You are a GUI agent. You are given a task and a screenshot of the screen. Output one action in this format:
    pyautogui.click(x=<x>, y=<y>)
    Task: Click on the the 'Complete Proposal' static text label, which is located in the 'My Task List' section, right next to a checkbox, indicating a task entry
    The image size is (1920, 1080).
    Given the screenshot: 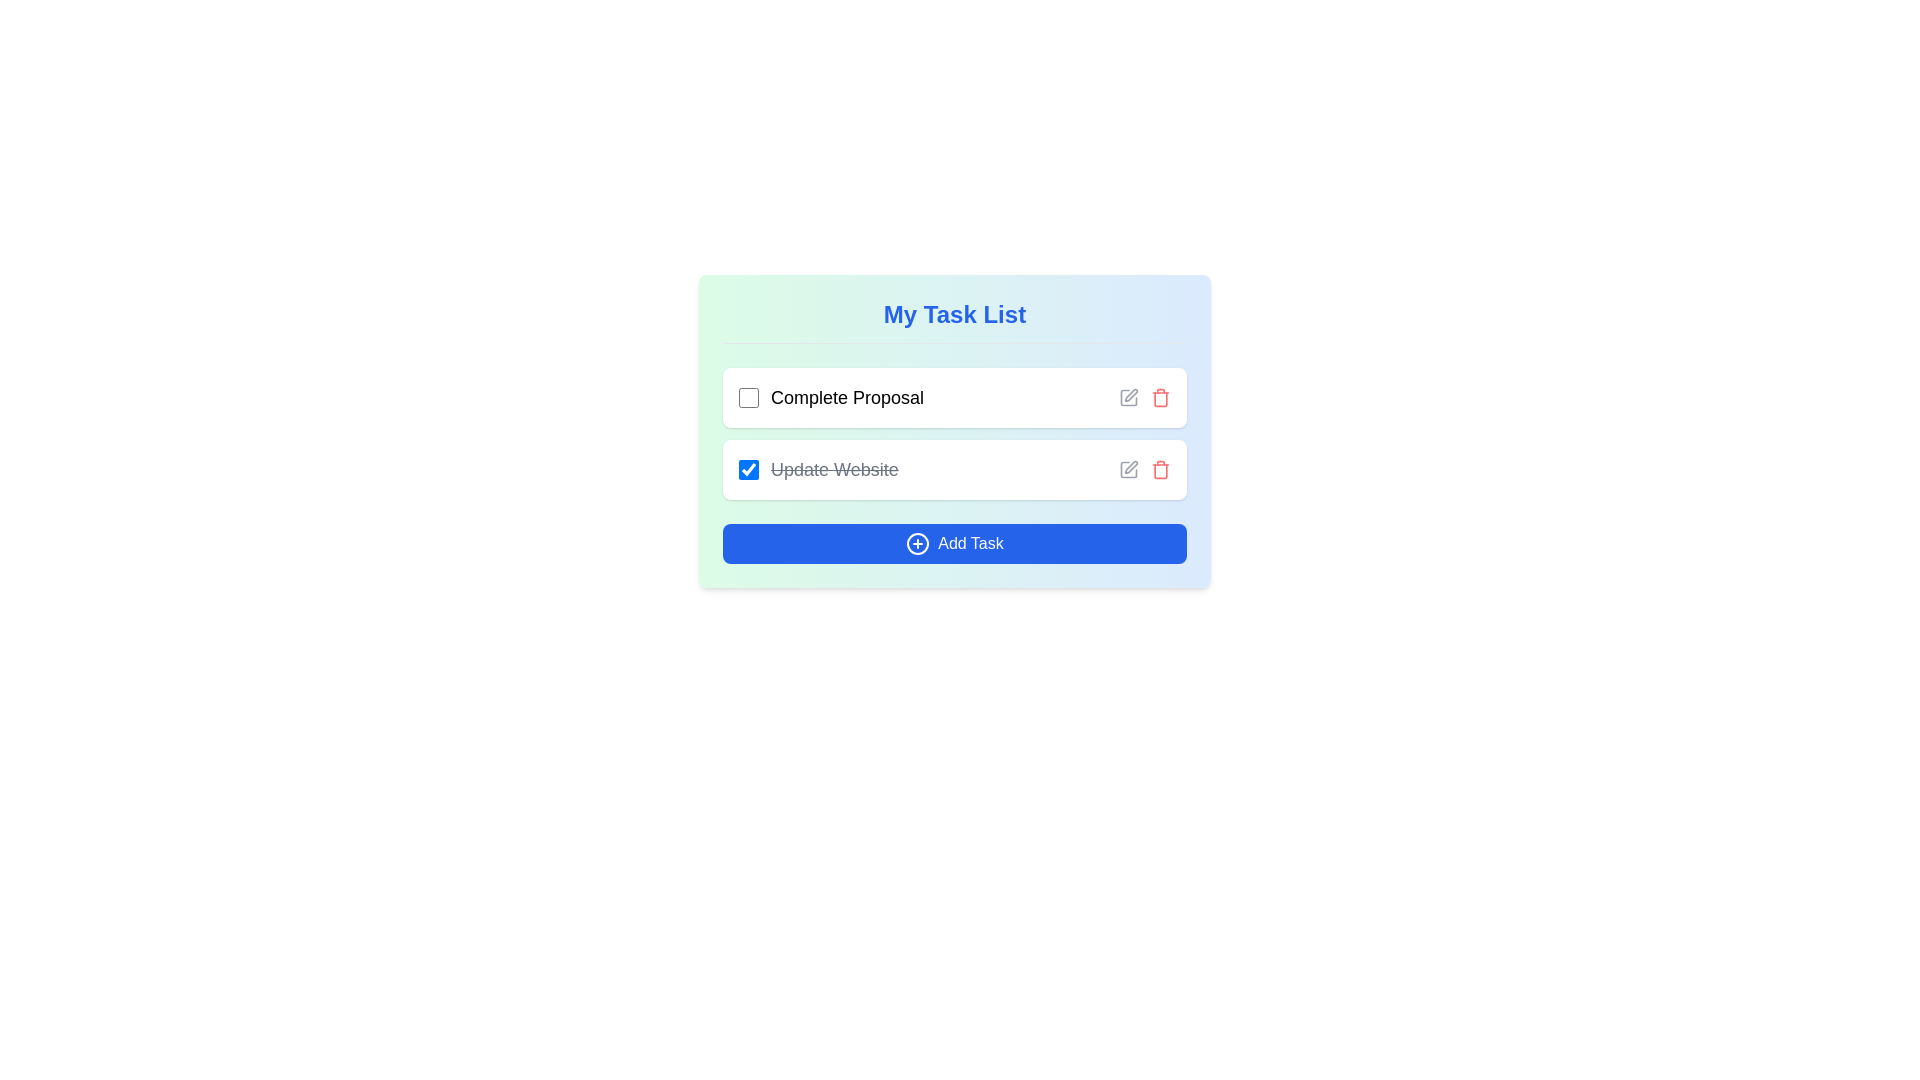 What is the action you would take?
    pyautogui.click(x=847, y=397)
    